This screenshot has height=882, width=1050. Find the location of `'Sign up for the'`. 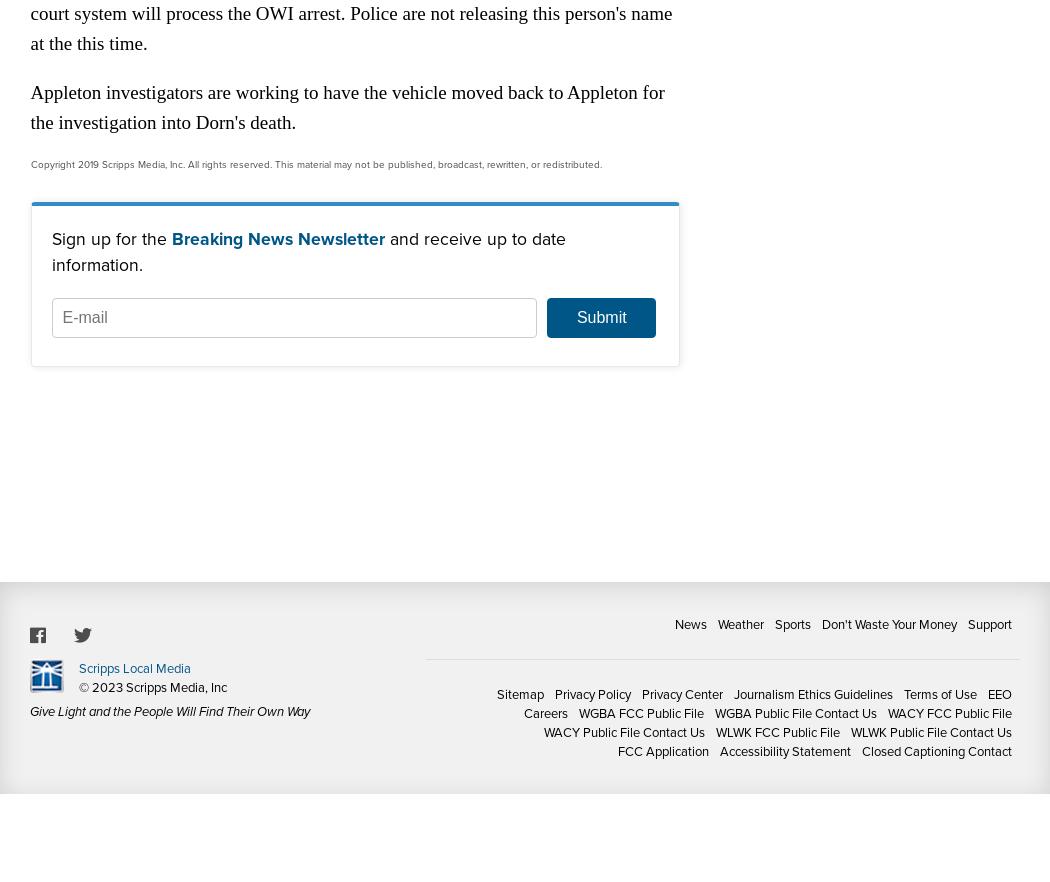

'Sign up for the' is located at coordinates (110, 238).